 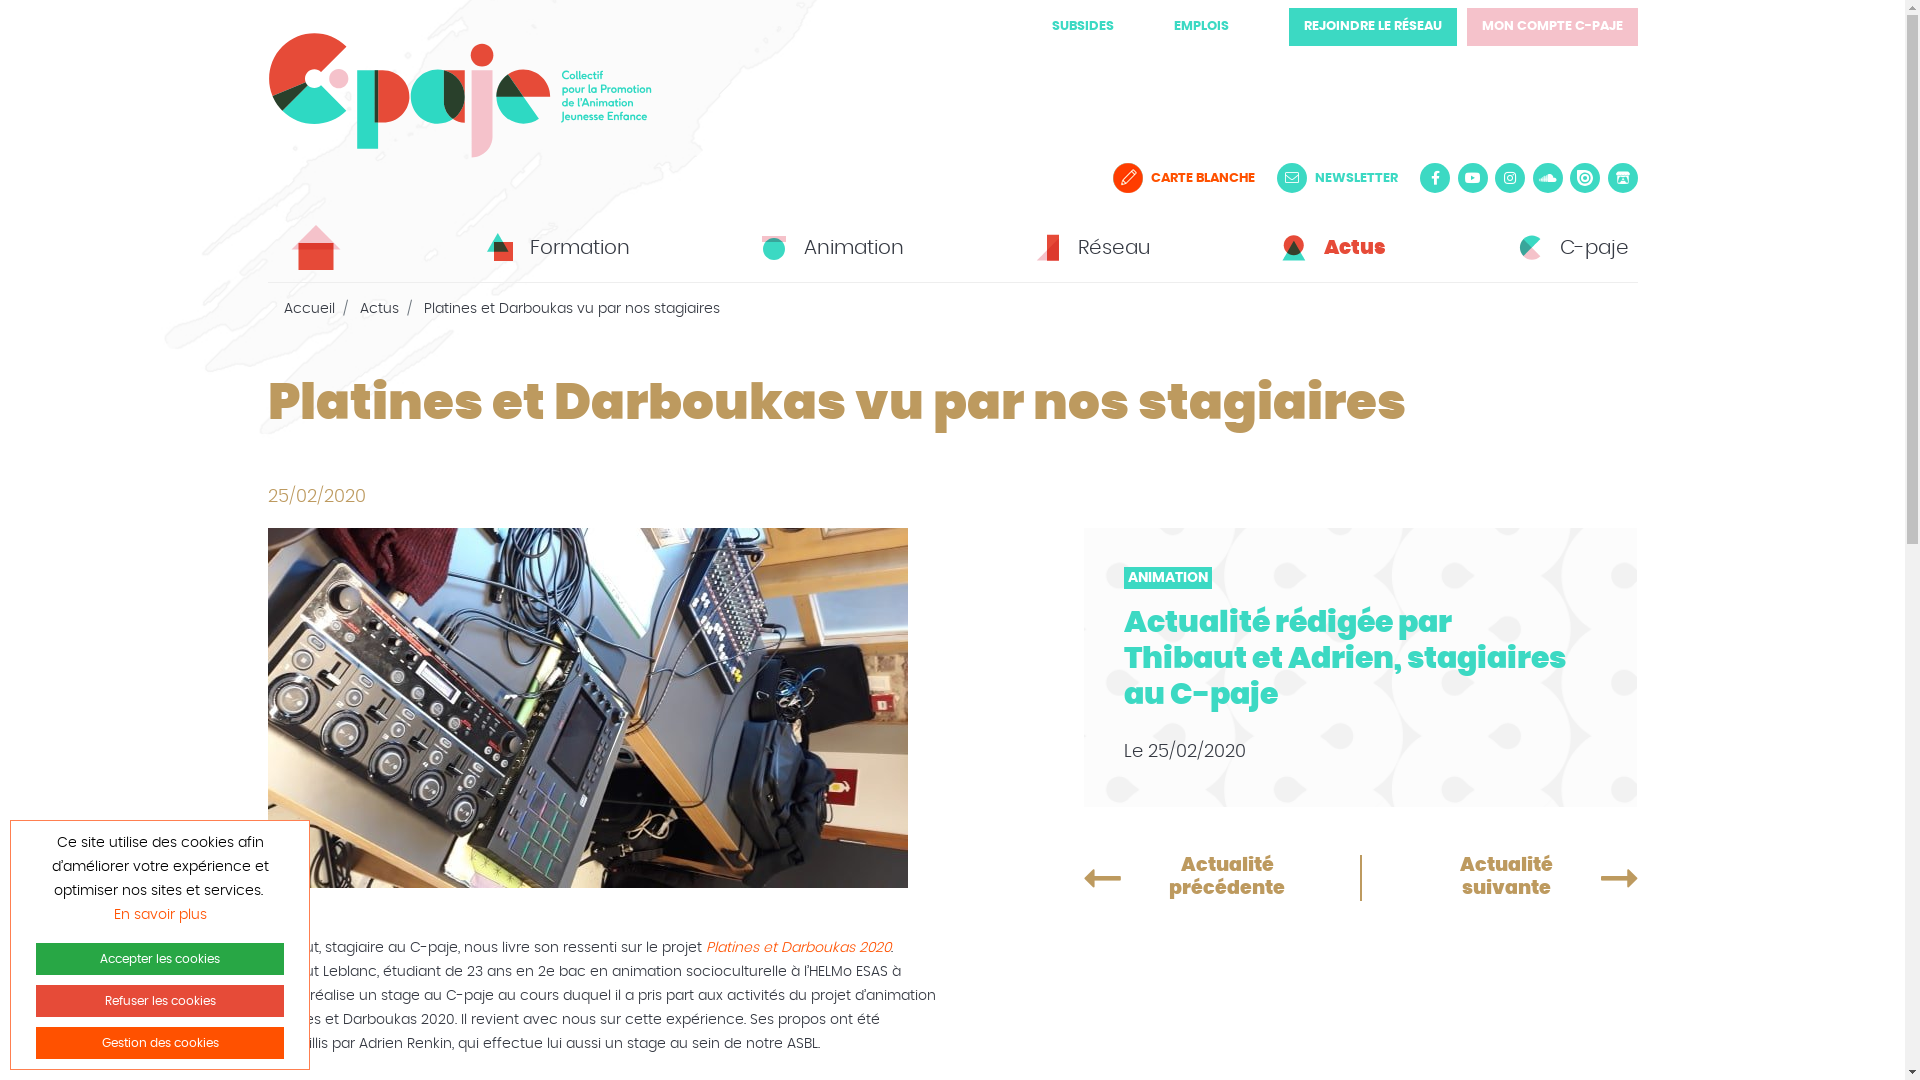 I want to click on 'Youtube', so click(x=1473, y=176).